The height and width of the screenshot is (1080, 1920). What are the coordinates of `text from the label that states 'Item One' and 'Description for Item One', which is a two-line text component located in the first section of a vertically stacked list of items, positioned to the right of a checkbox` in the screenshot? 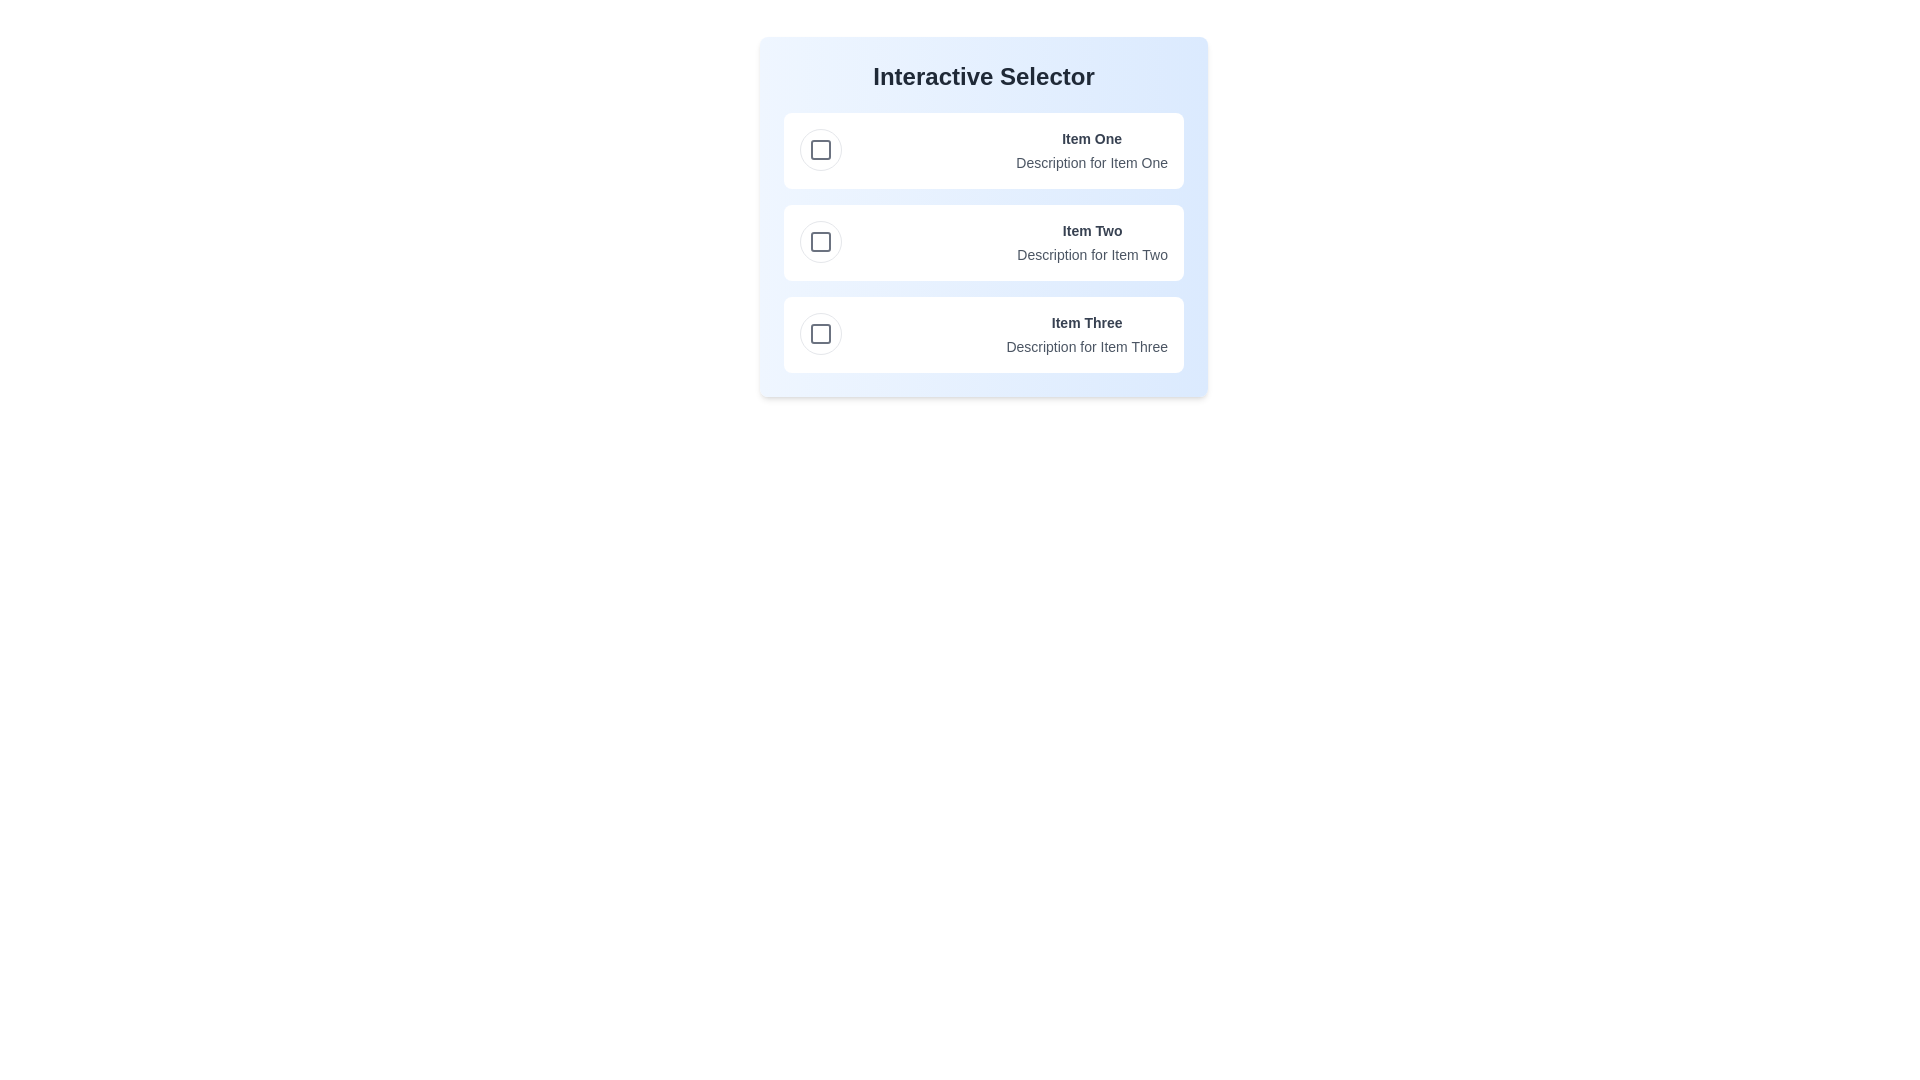 It's located at (1091, 149).